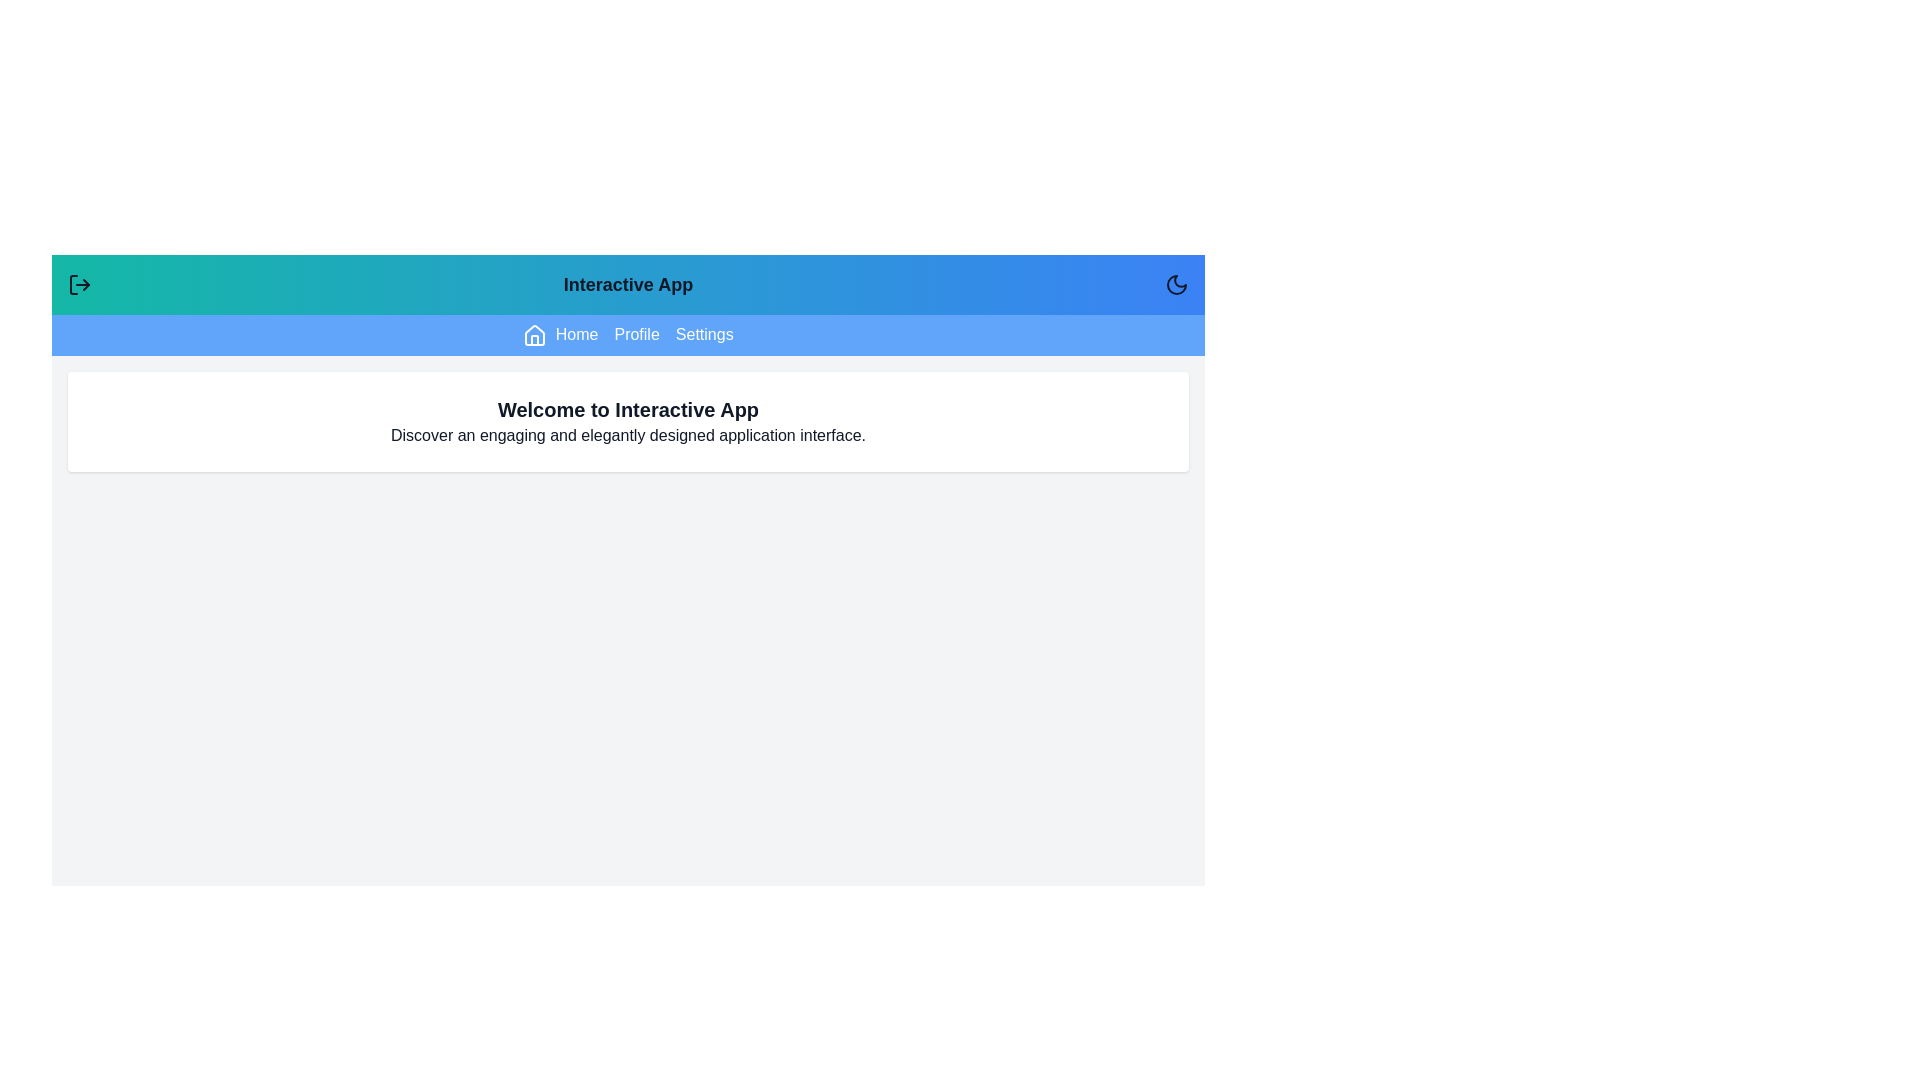  What do you see at coordinates (704, 334) in the screenshot?
I see `the 'Settings' button in the navigation bar to navigate to the Settings section` at bounding box center [704, 334].